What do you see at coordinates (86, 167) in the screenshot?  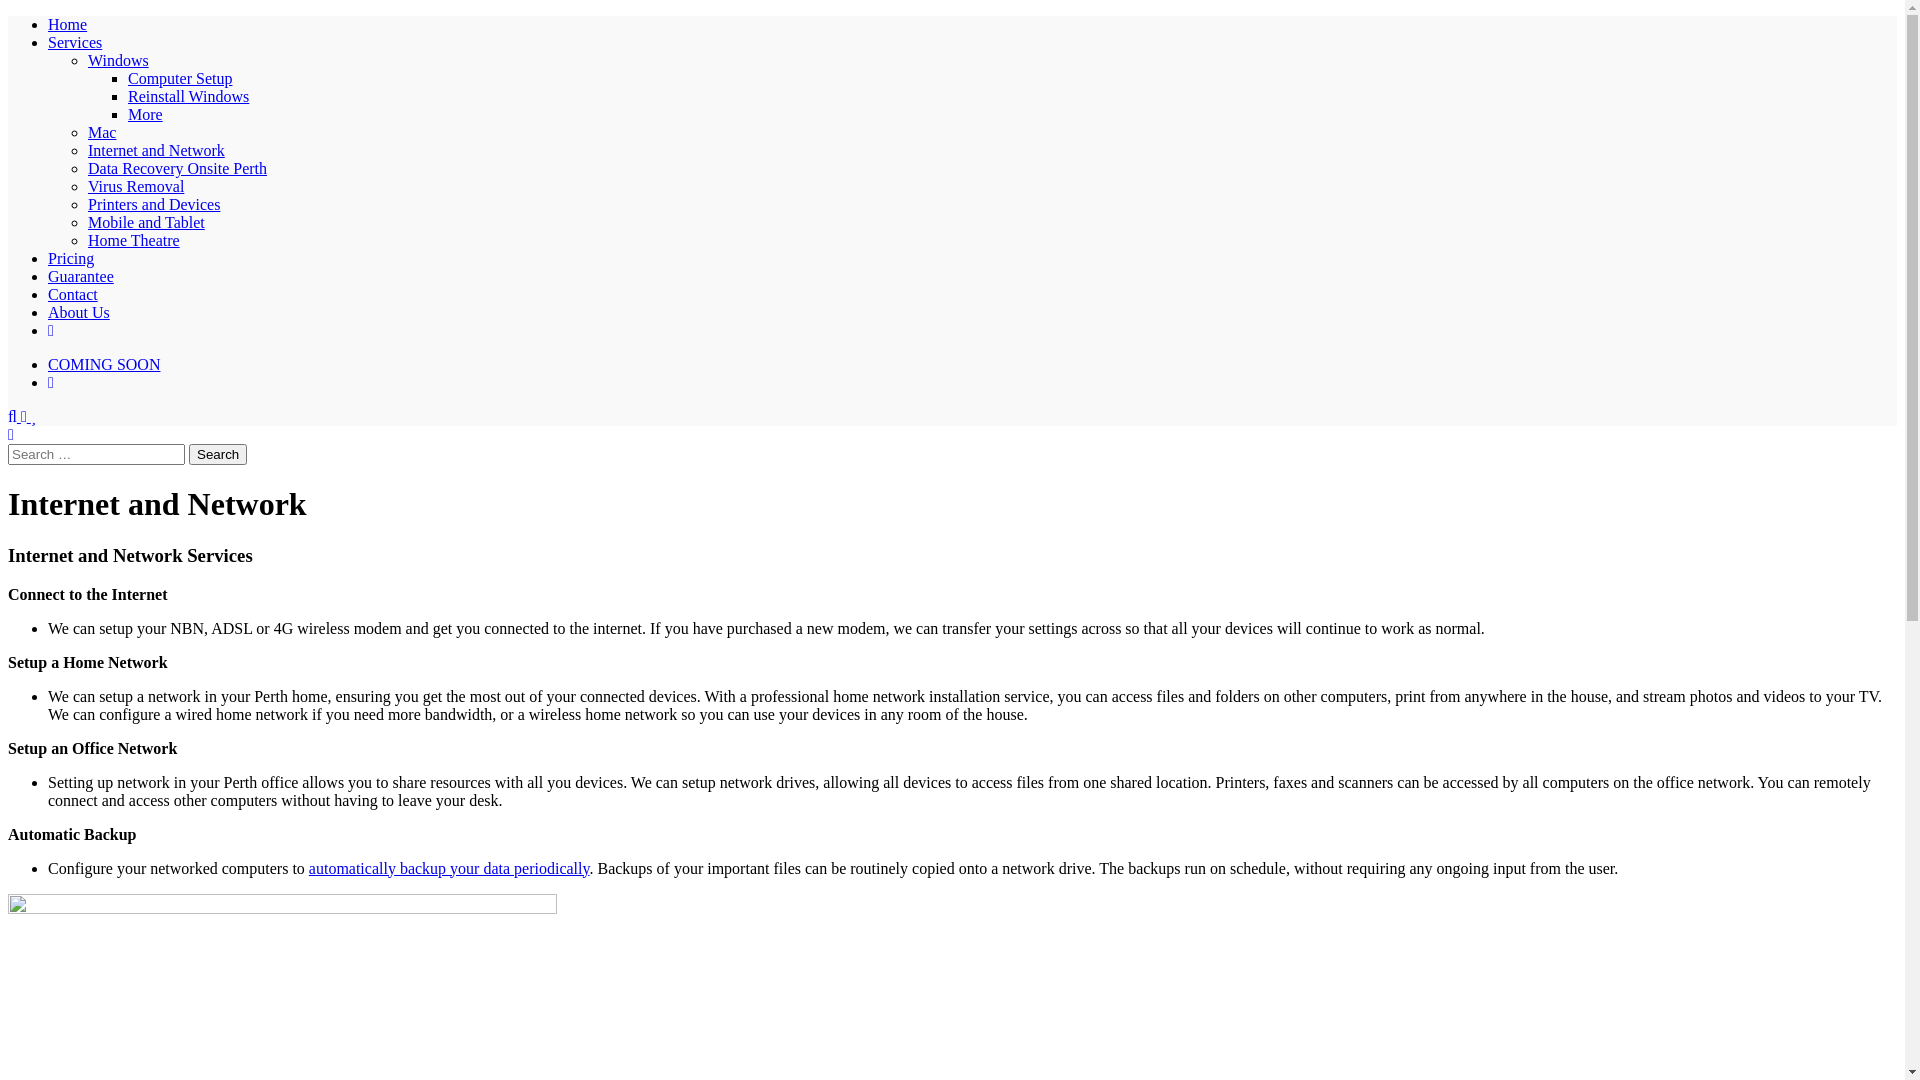 I see `'Data Recovery Onsite Perth'` at bounding box center [86, 167].